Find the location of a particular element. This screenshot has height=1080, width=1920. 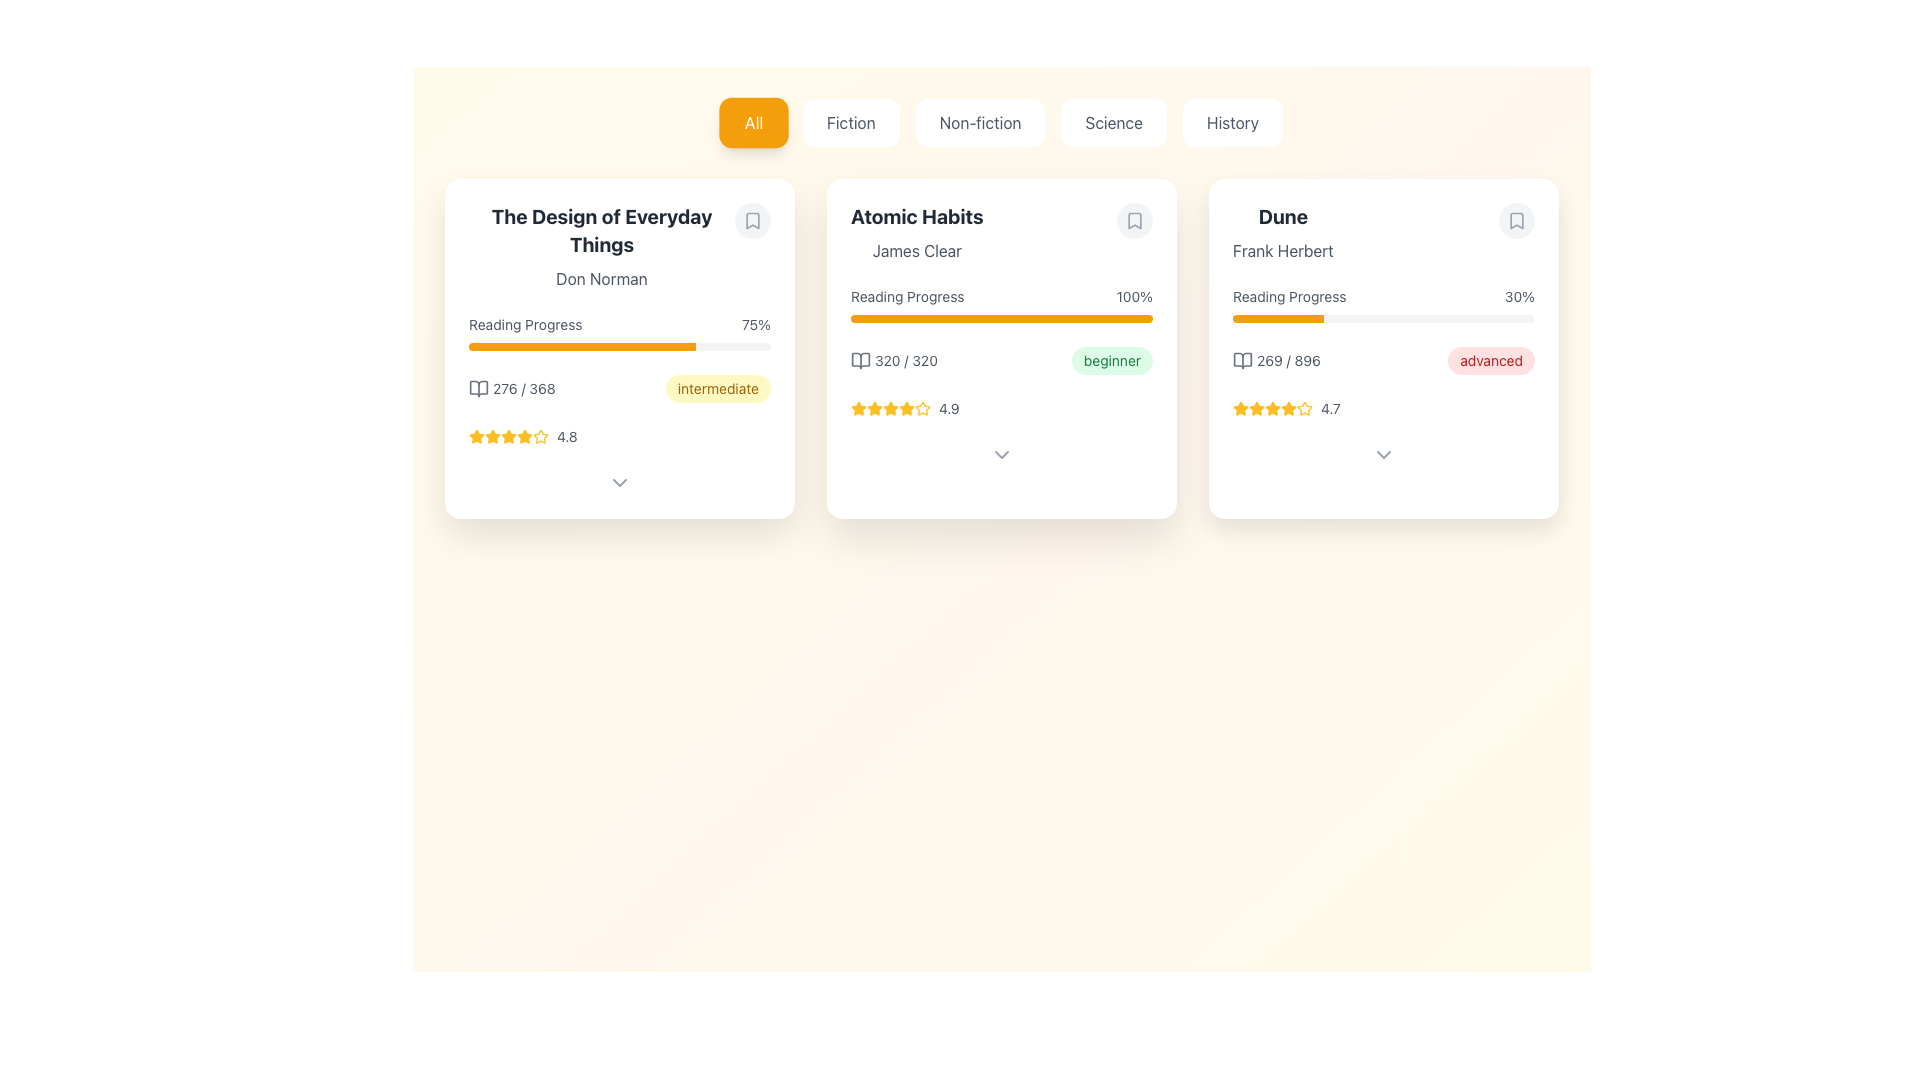

the visual representation of the 'open book' SVG icon located in the top-right area of the card labeled 'The Design of Everyday Things' is located at coordinates (478, 389).